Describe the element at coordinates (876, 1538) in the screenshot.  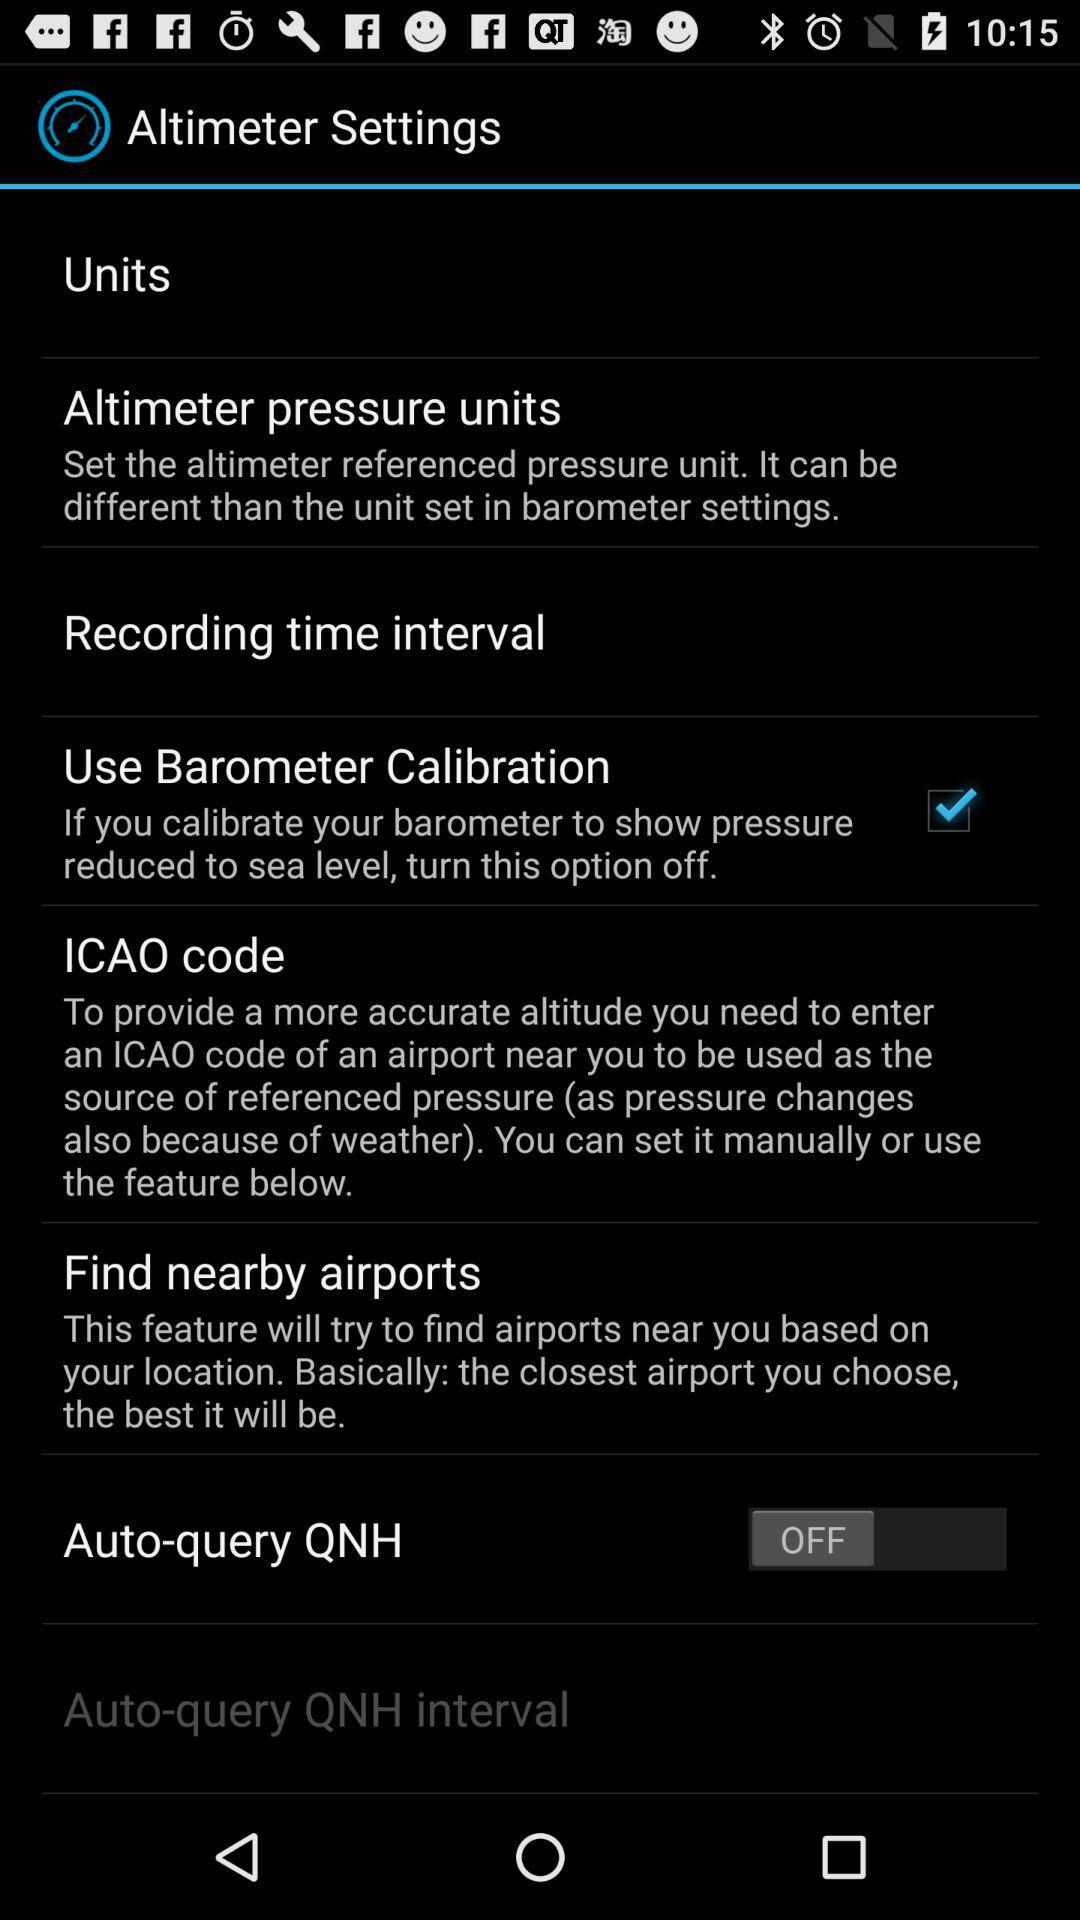
I see `the item at the bottom right corner` at that location.